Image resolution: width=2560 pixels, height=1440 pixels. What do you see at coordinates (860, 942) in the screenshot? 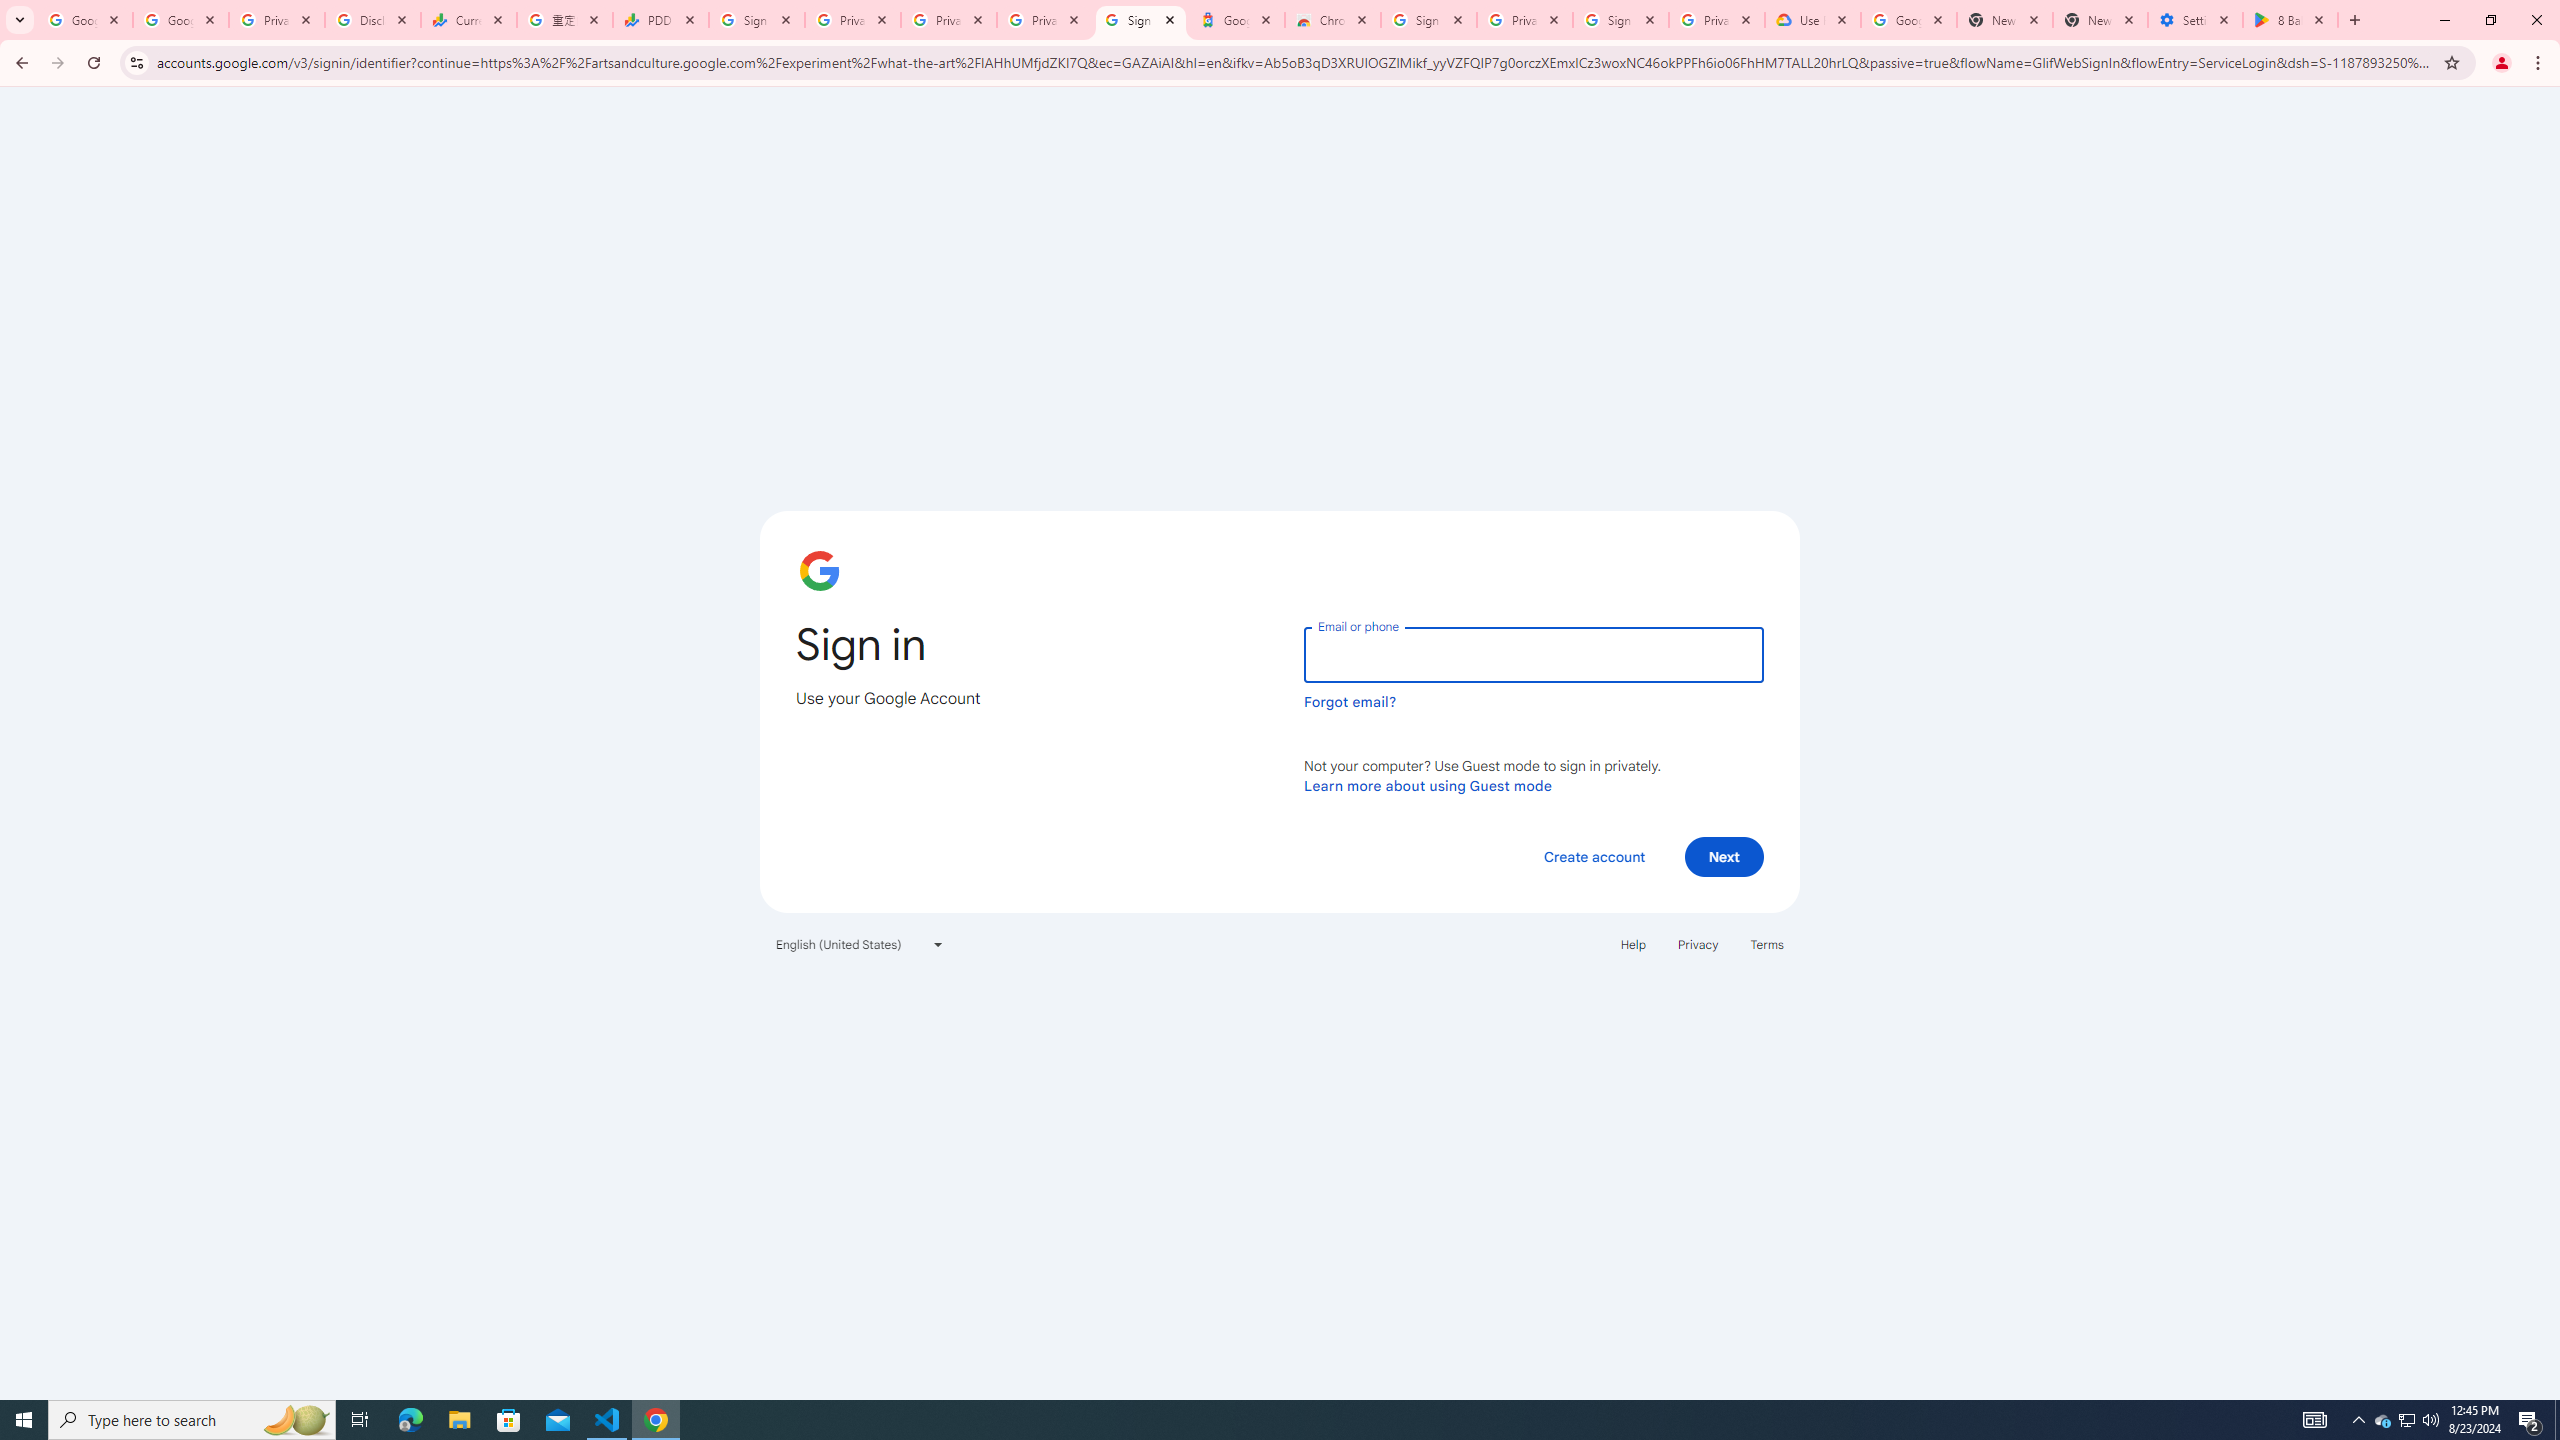
I see `'English (United States)'` at bounding box center [860, 942].